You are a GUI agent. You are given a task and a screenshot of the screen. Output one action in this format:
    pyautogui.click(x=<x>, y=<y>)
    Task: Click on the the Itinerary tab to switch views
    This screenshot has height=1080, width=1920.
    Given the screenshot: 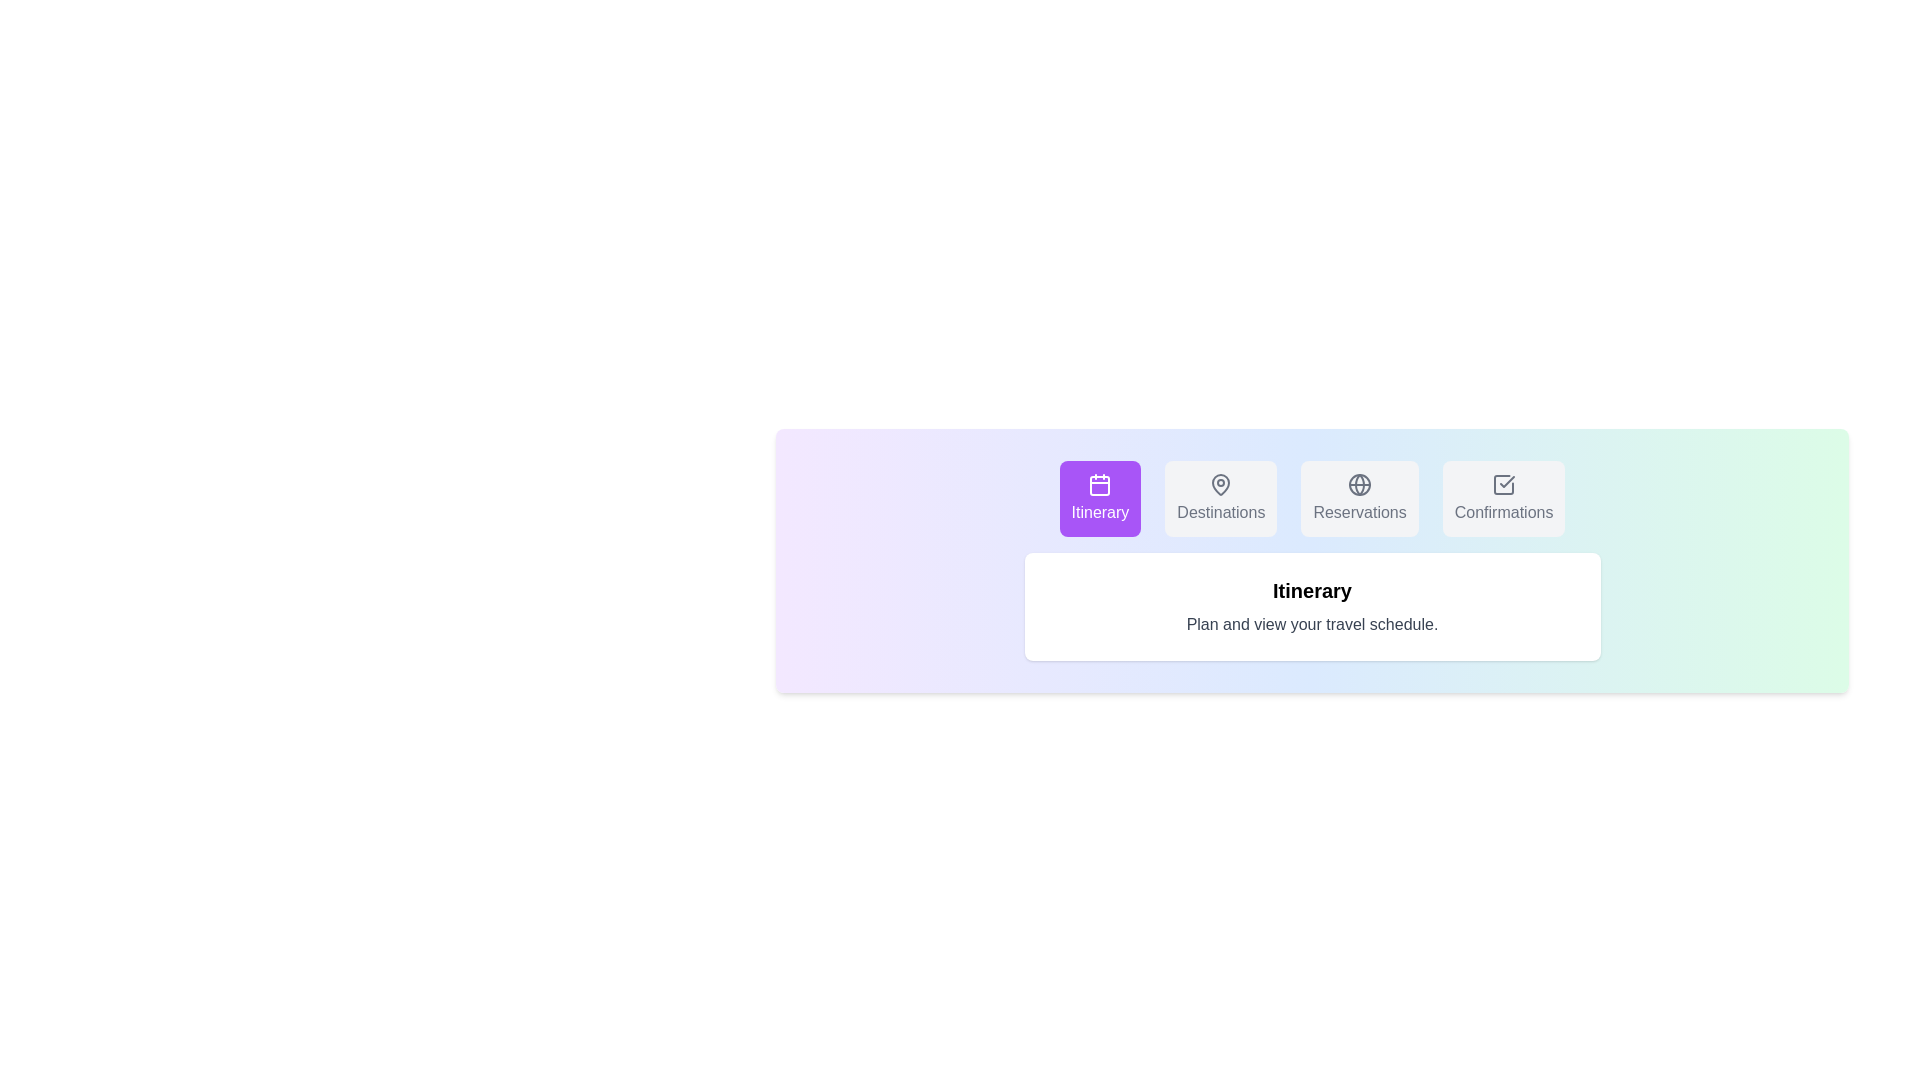 What is the action you would take?
    pyautogui.click(x=1099, y=497)
    